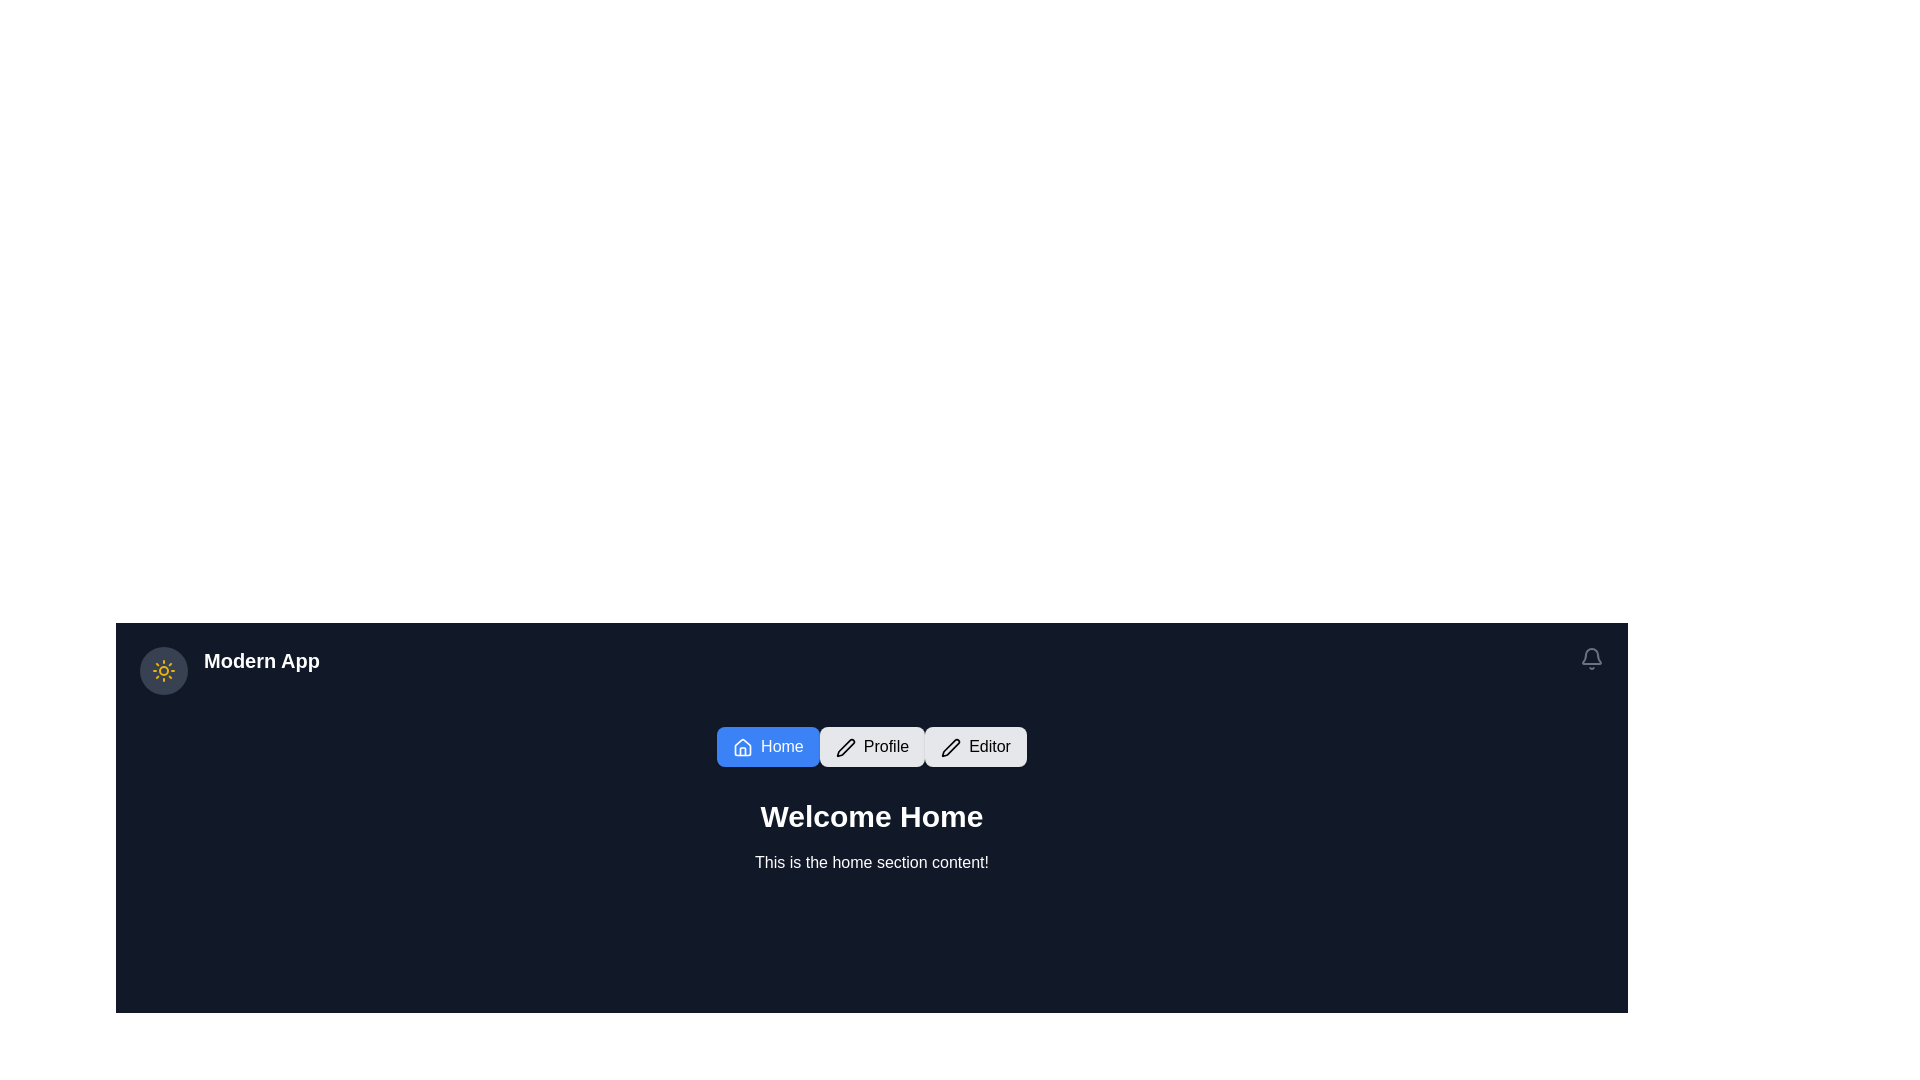  Describe the element at coordinates (950, 747) in the screenshot. I see `the 'Editor' button which contains the editing icon positioned to its left, enhancing usability and recognizability` at that location.